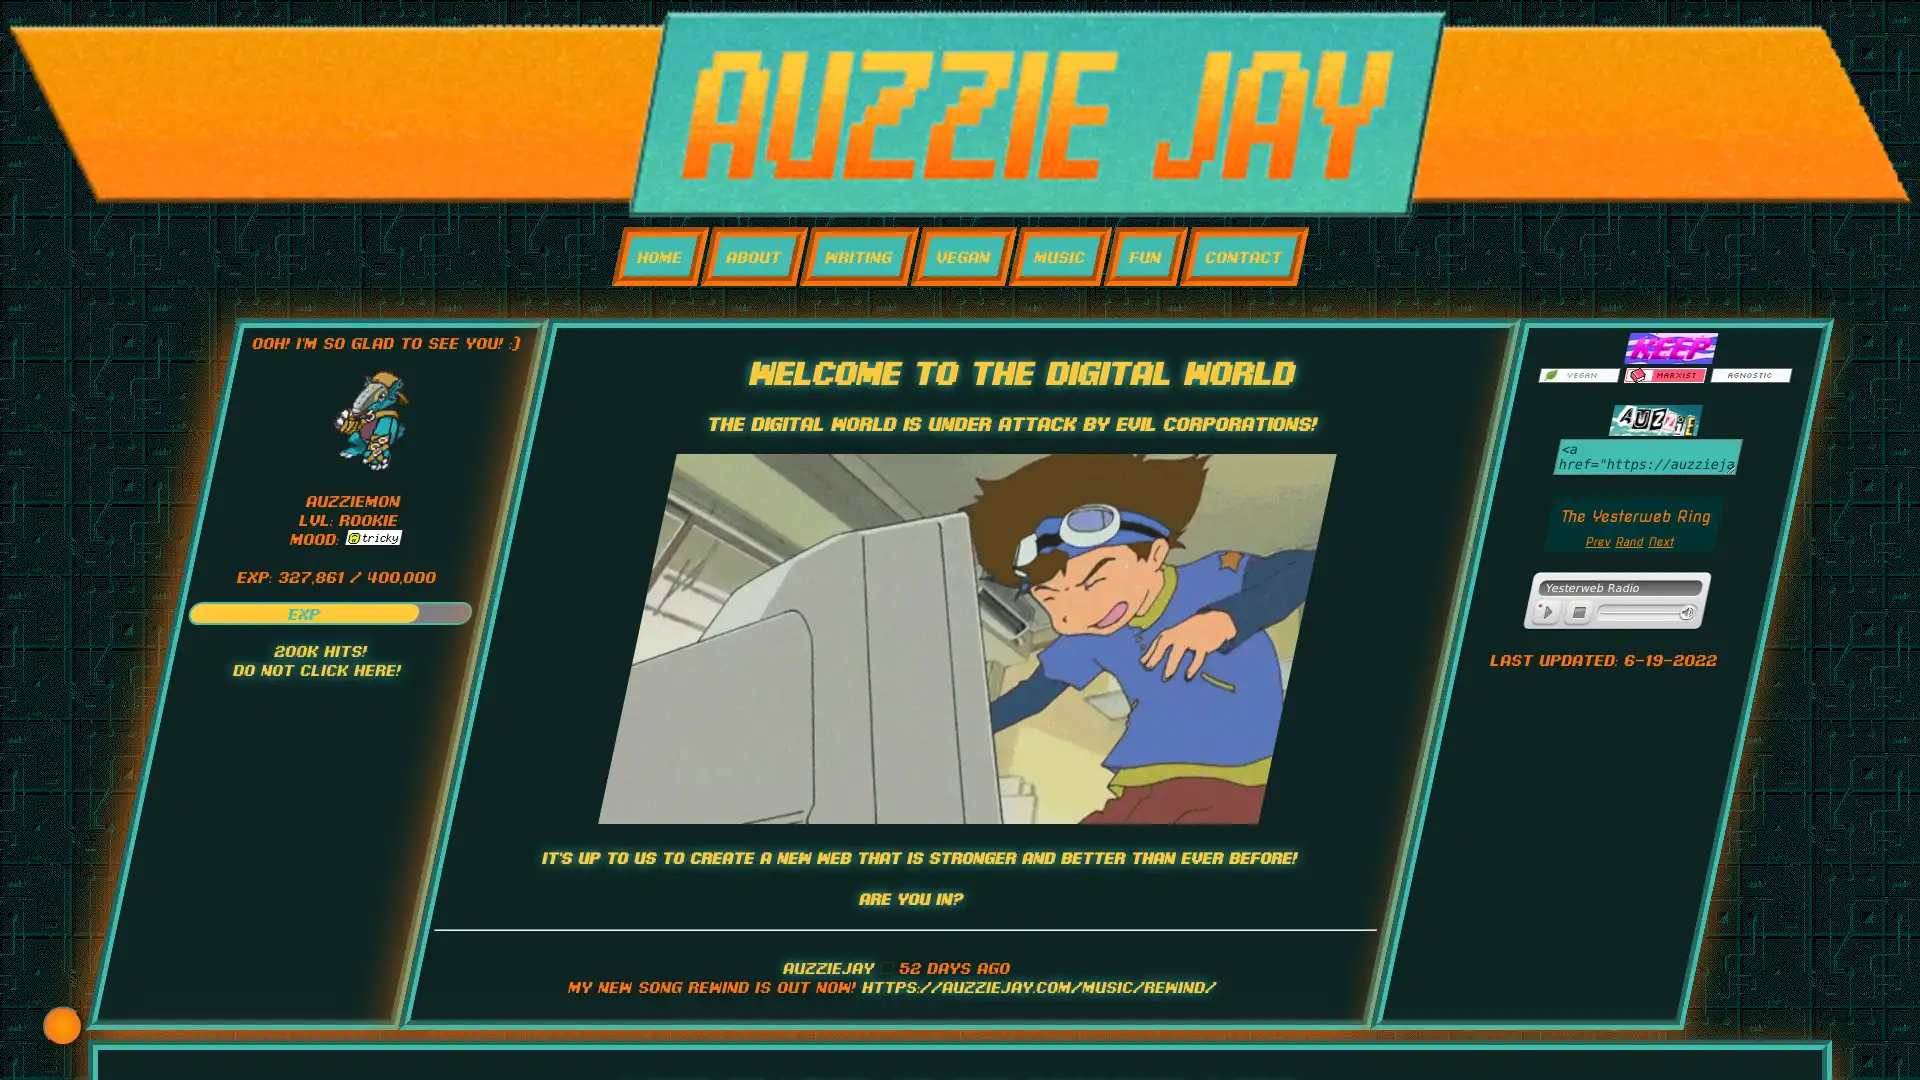 The height and width of the screenshot is (1080, 1920). Describe the element at coordinates (1058, 255) in the screenshot. I see `MUSIC` at that location.